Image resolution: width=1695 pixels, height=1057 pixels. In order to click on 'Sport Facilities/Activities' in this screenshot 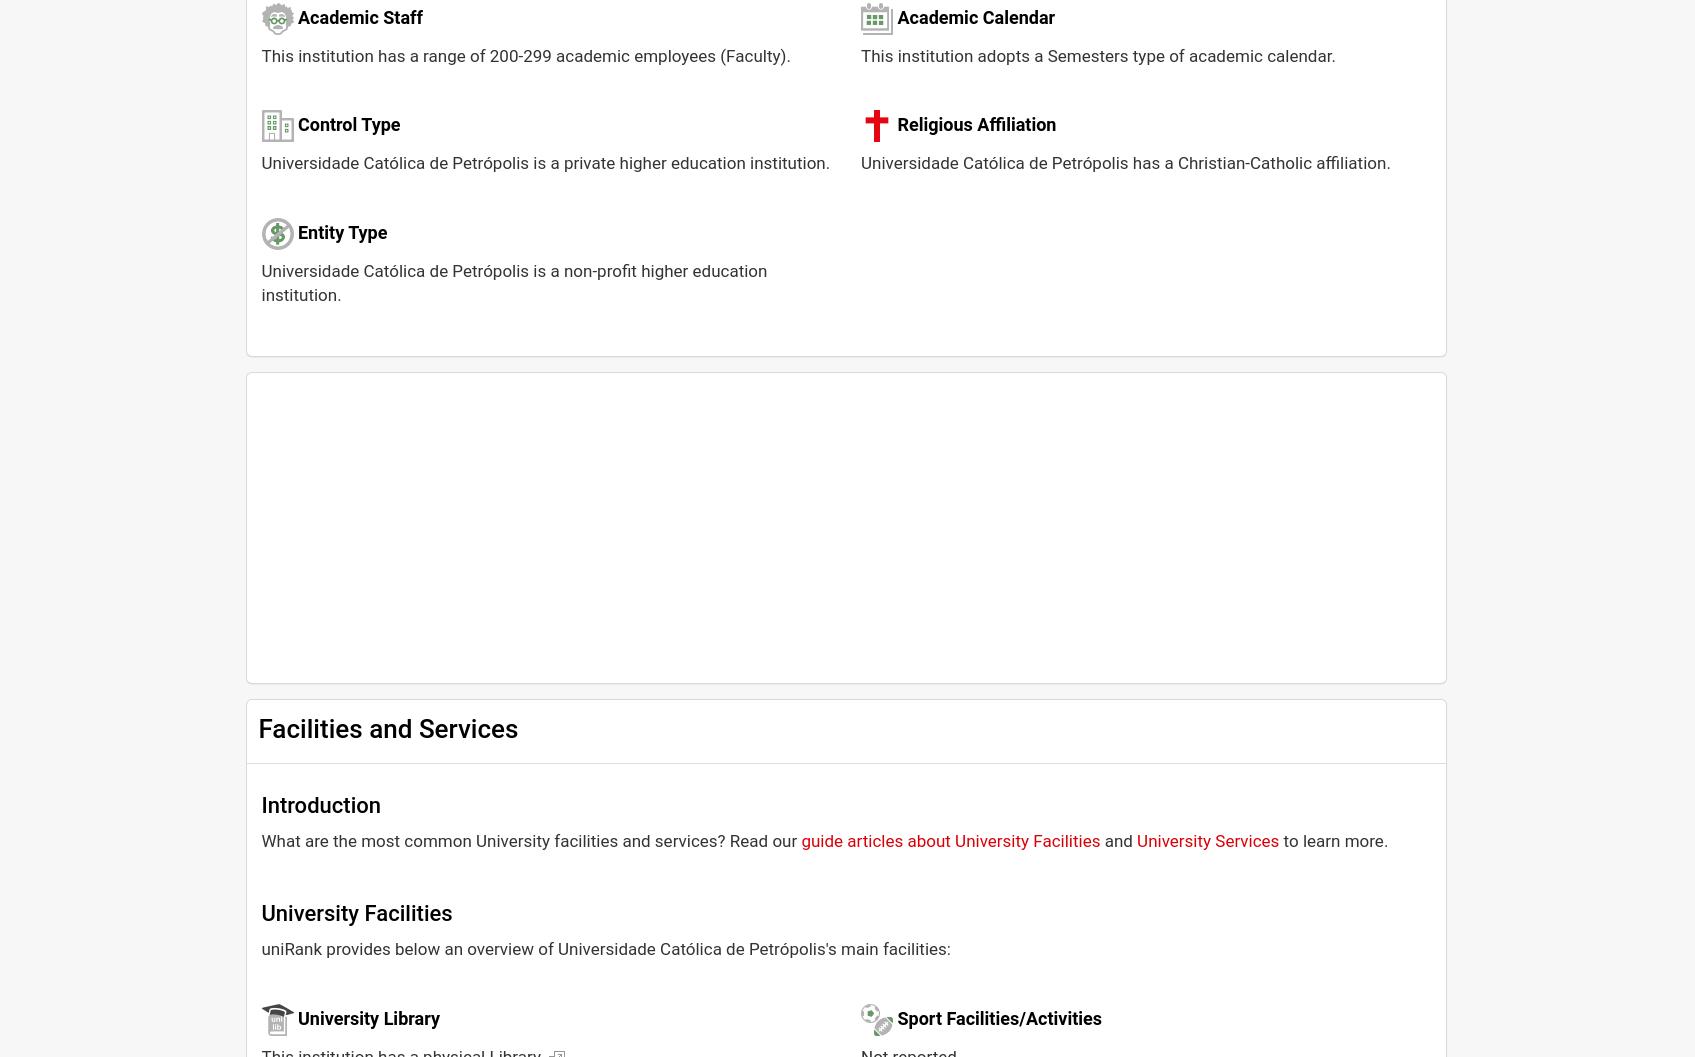, I will do `click(895, 1016)`.